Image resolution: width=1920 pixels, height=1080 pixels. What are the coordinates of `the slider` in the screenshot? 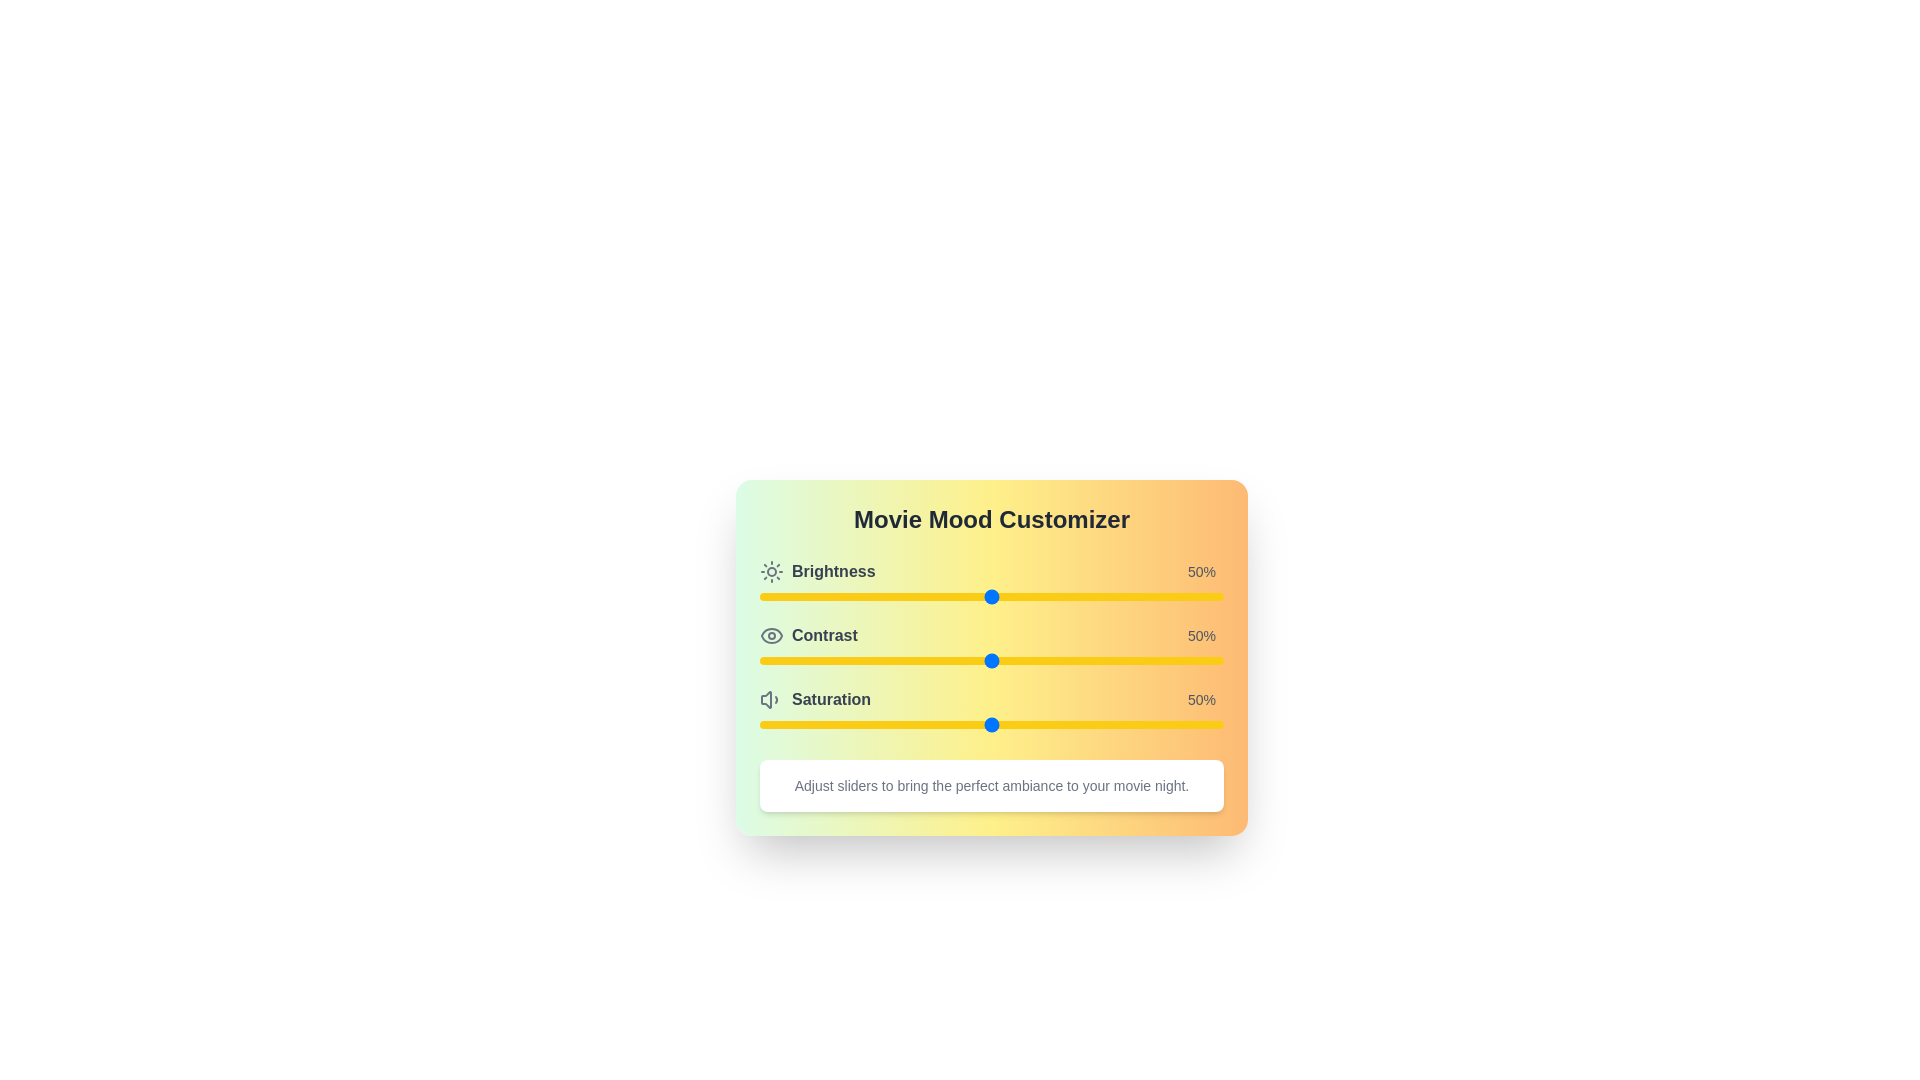 It's located at (866, 725).